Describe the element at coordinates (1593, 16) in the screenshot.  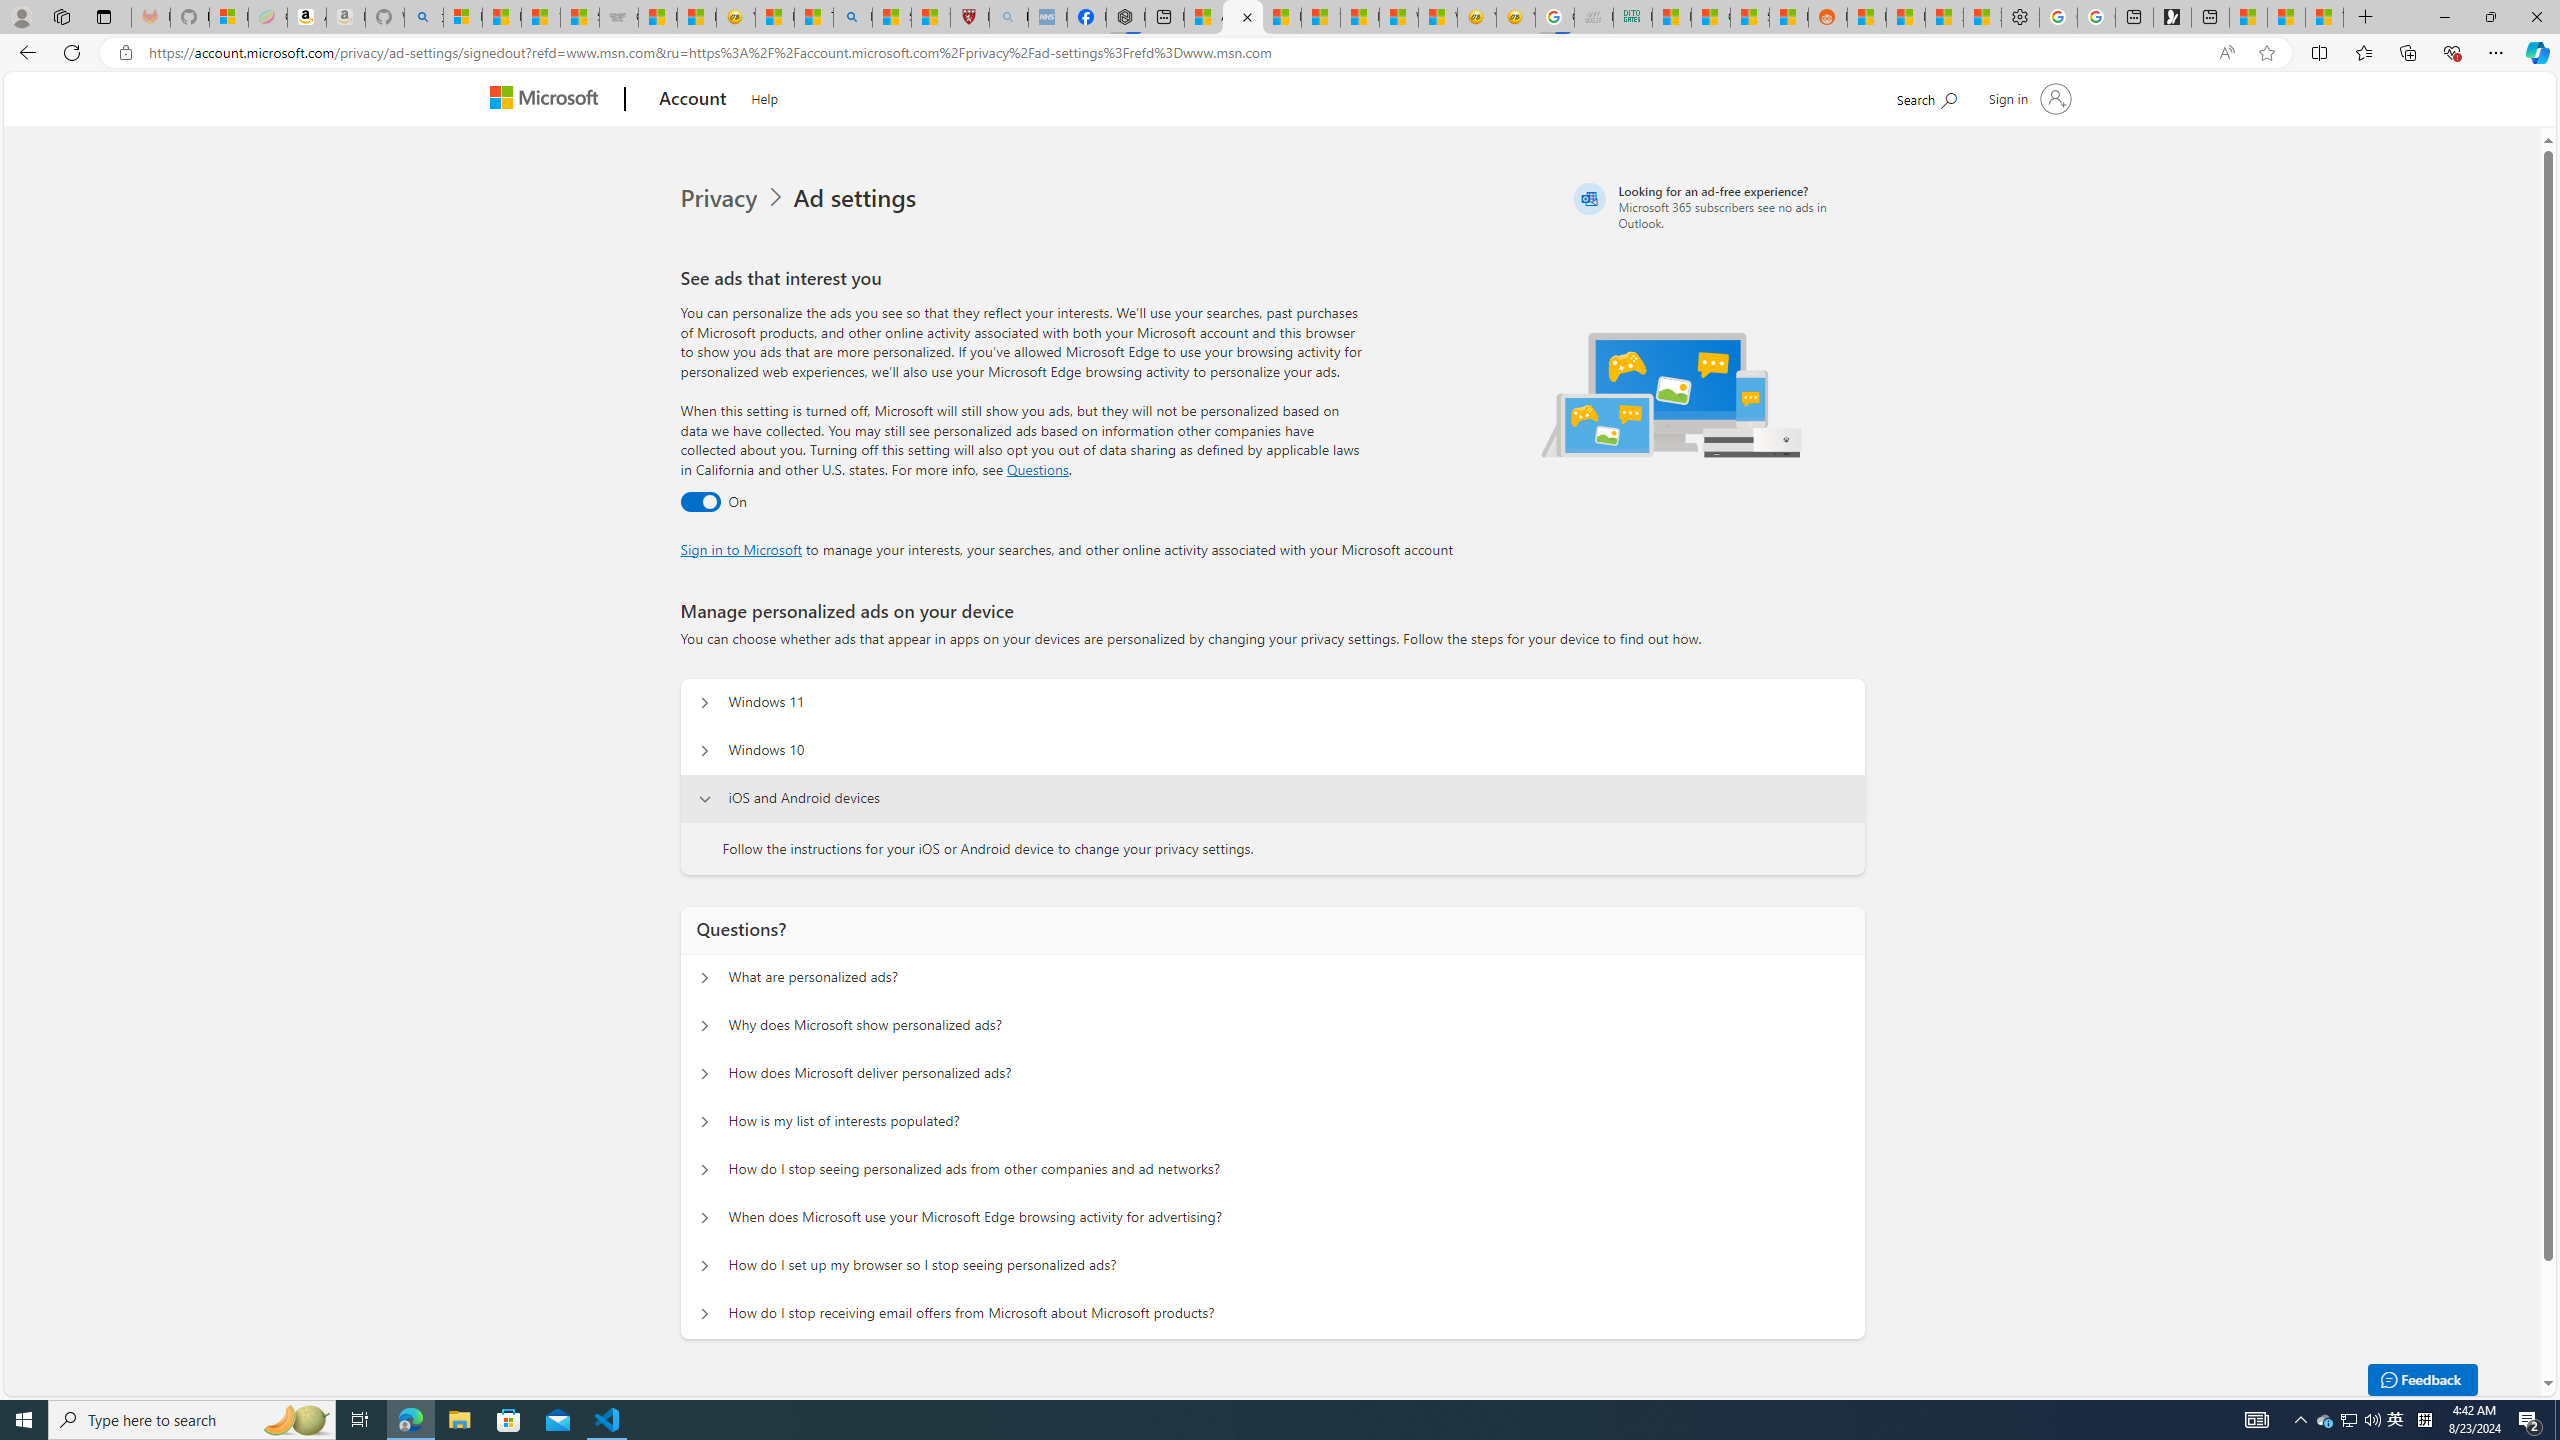
I see `'Navy Quest'` at that location.